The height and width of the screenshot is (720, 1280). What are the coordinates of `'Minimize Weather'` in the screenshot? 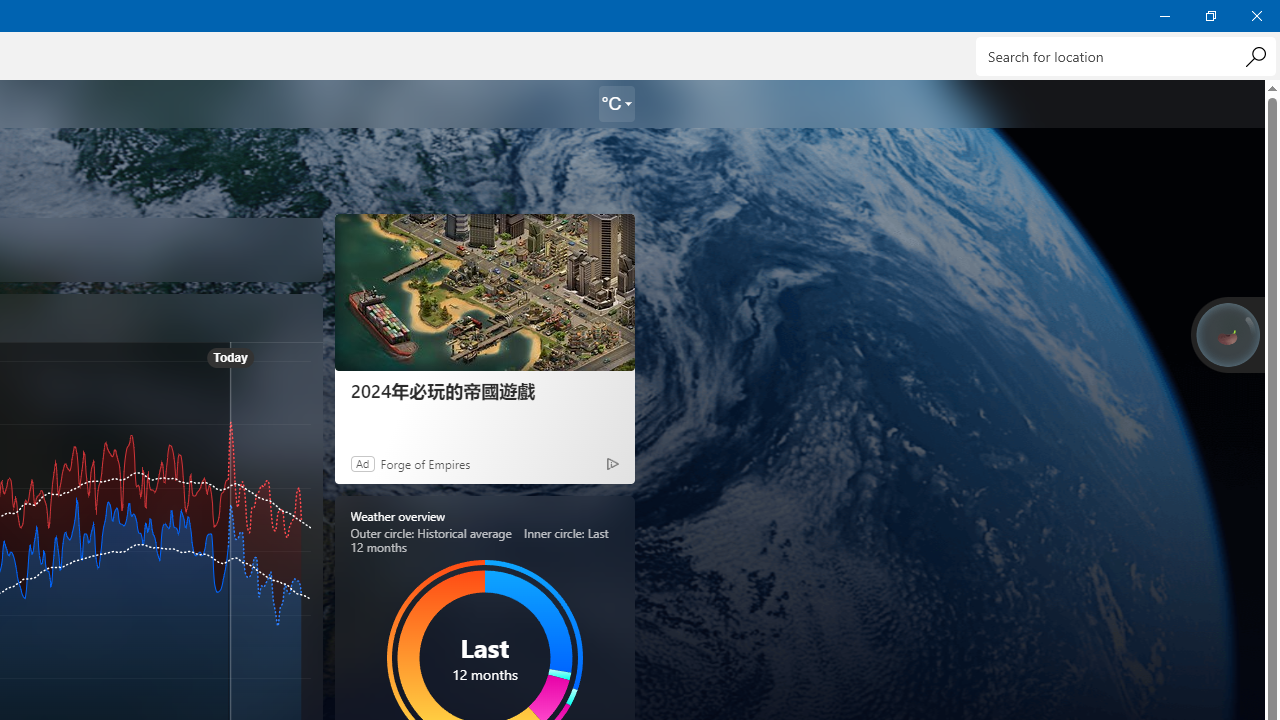 It's located at (1164, 15).